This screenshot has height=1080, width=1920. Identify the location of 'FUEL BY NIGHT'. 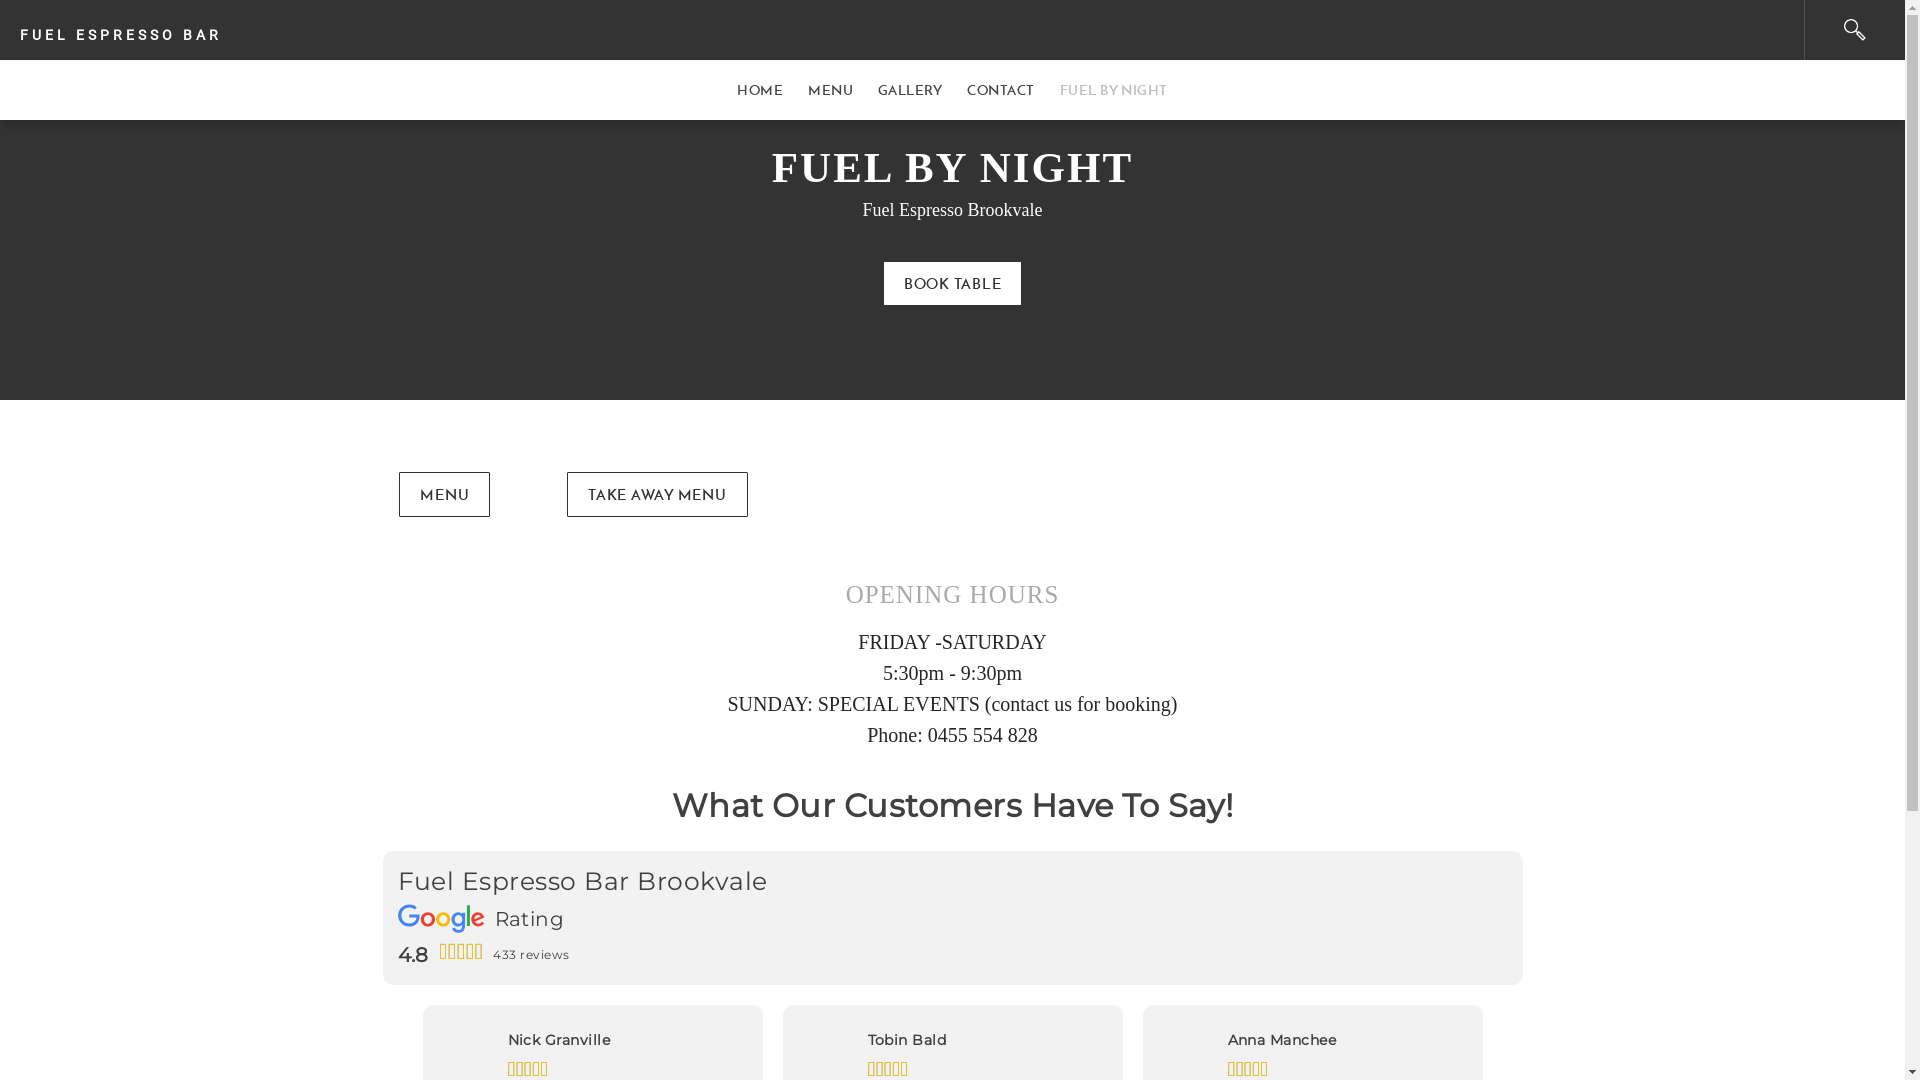
(1112, 88).